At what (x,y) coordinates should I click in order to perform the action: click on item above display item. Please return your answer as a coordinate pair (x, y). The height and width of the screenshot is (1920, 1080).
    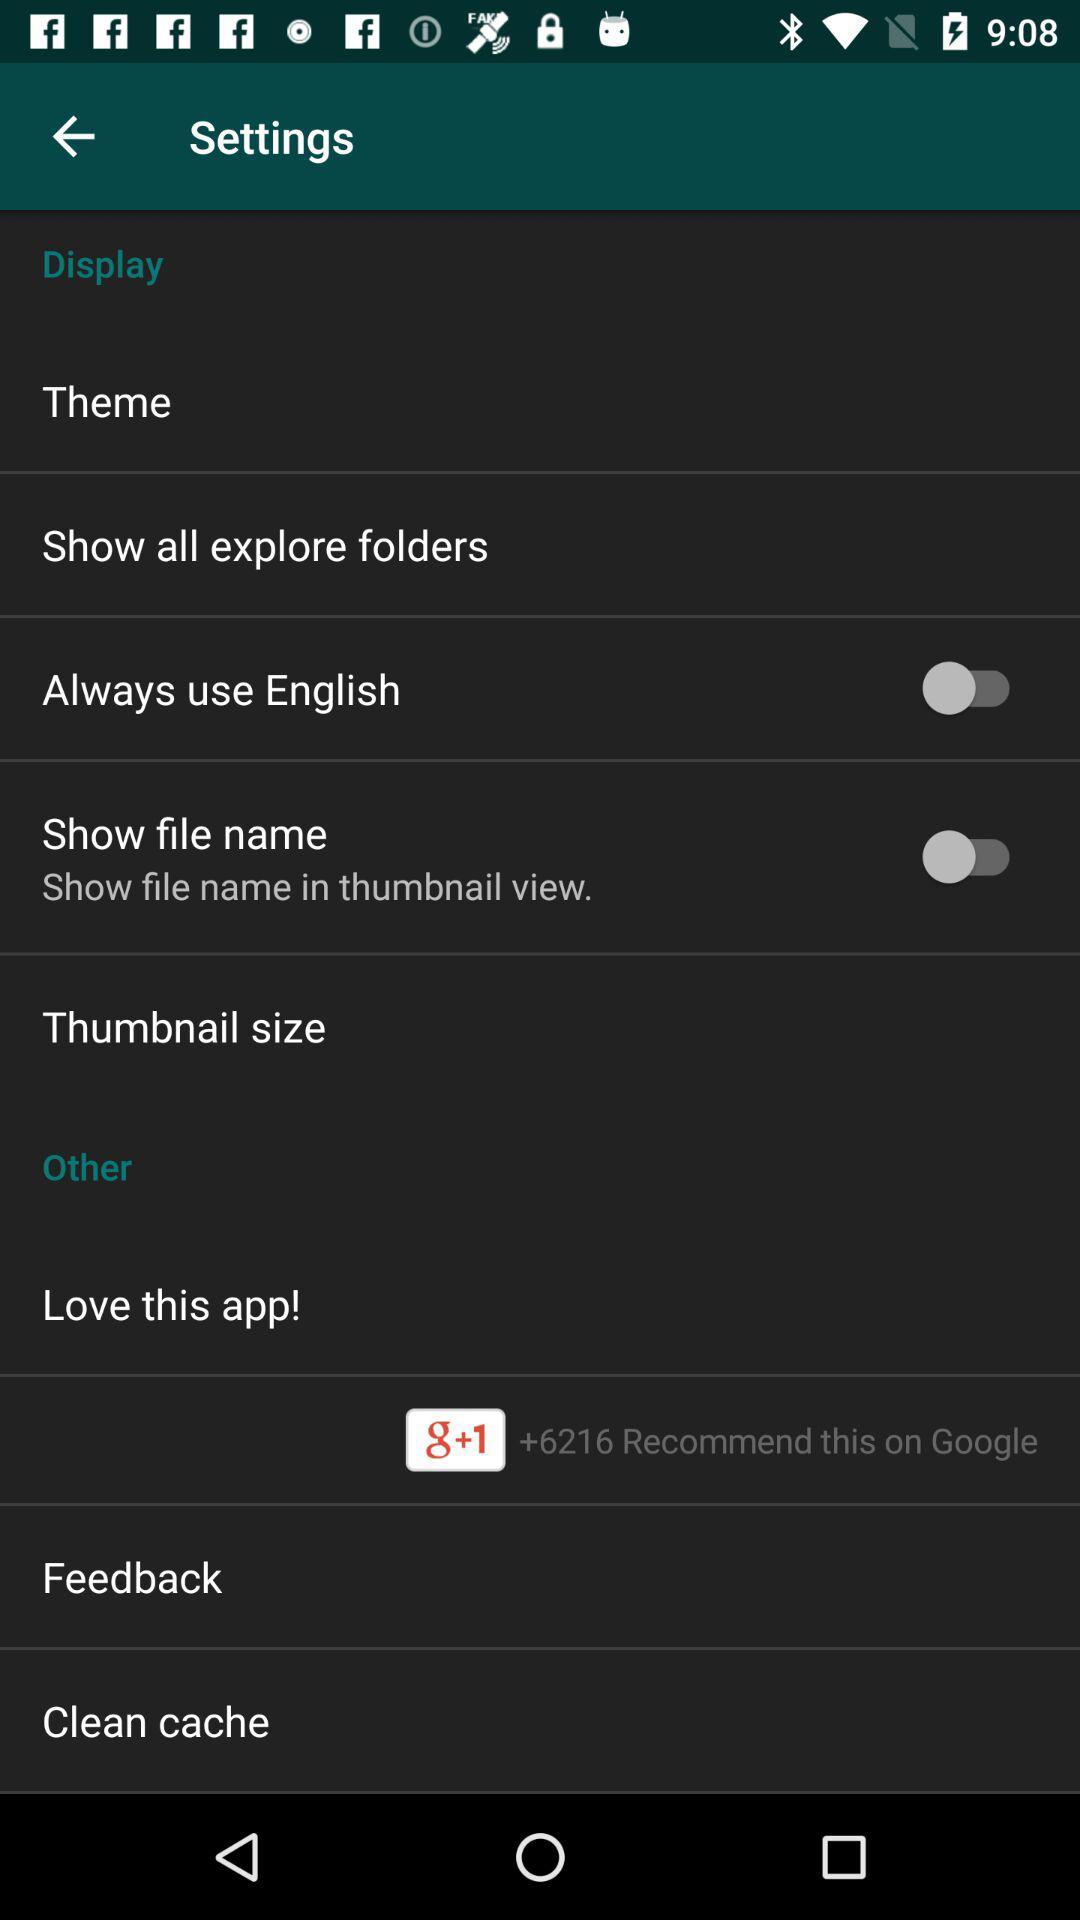
    Looking at the image, I should click on (72, 135).